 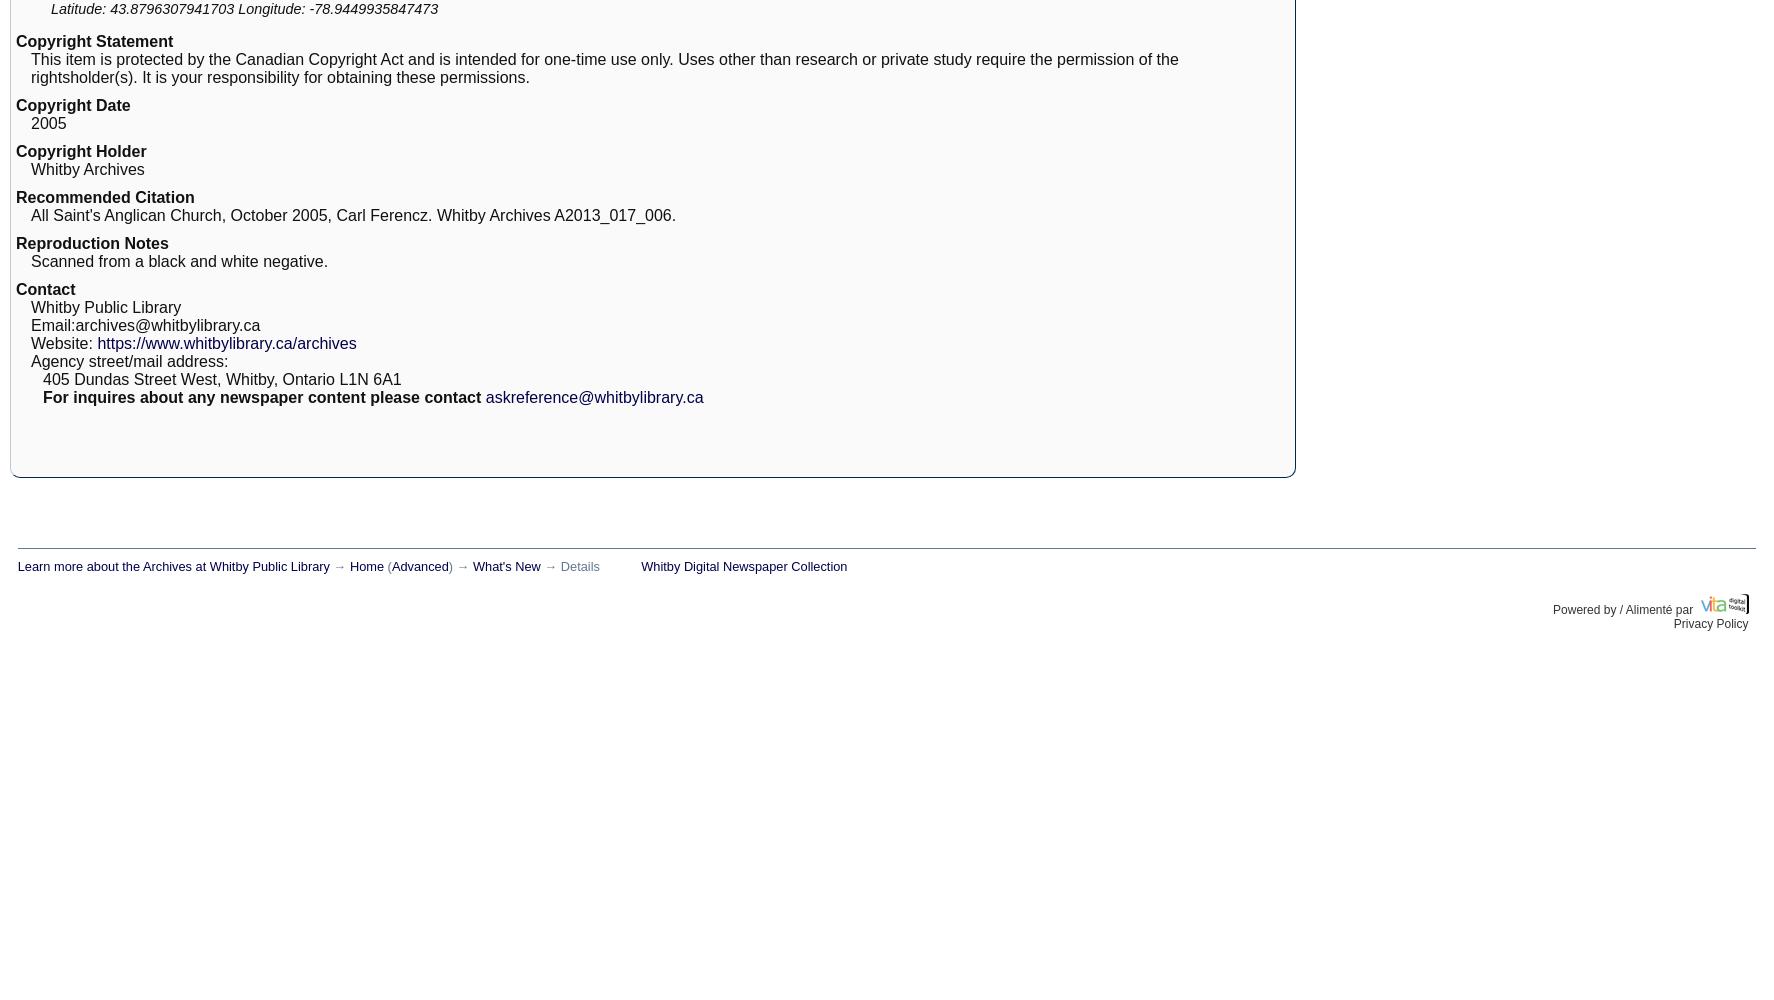 I want to click on 'Agency street/mail address:', so click(x=129, y=360).